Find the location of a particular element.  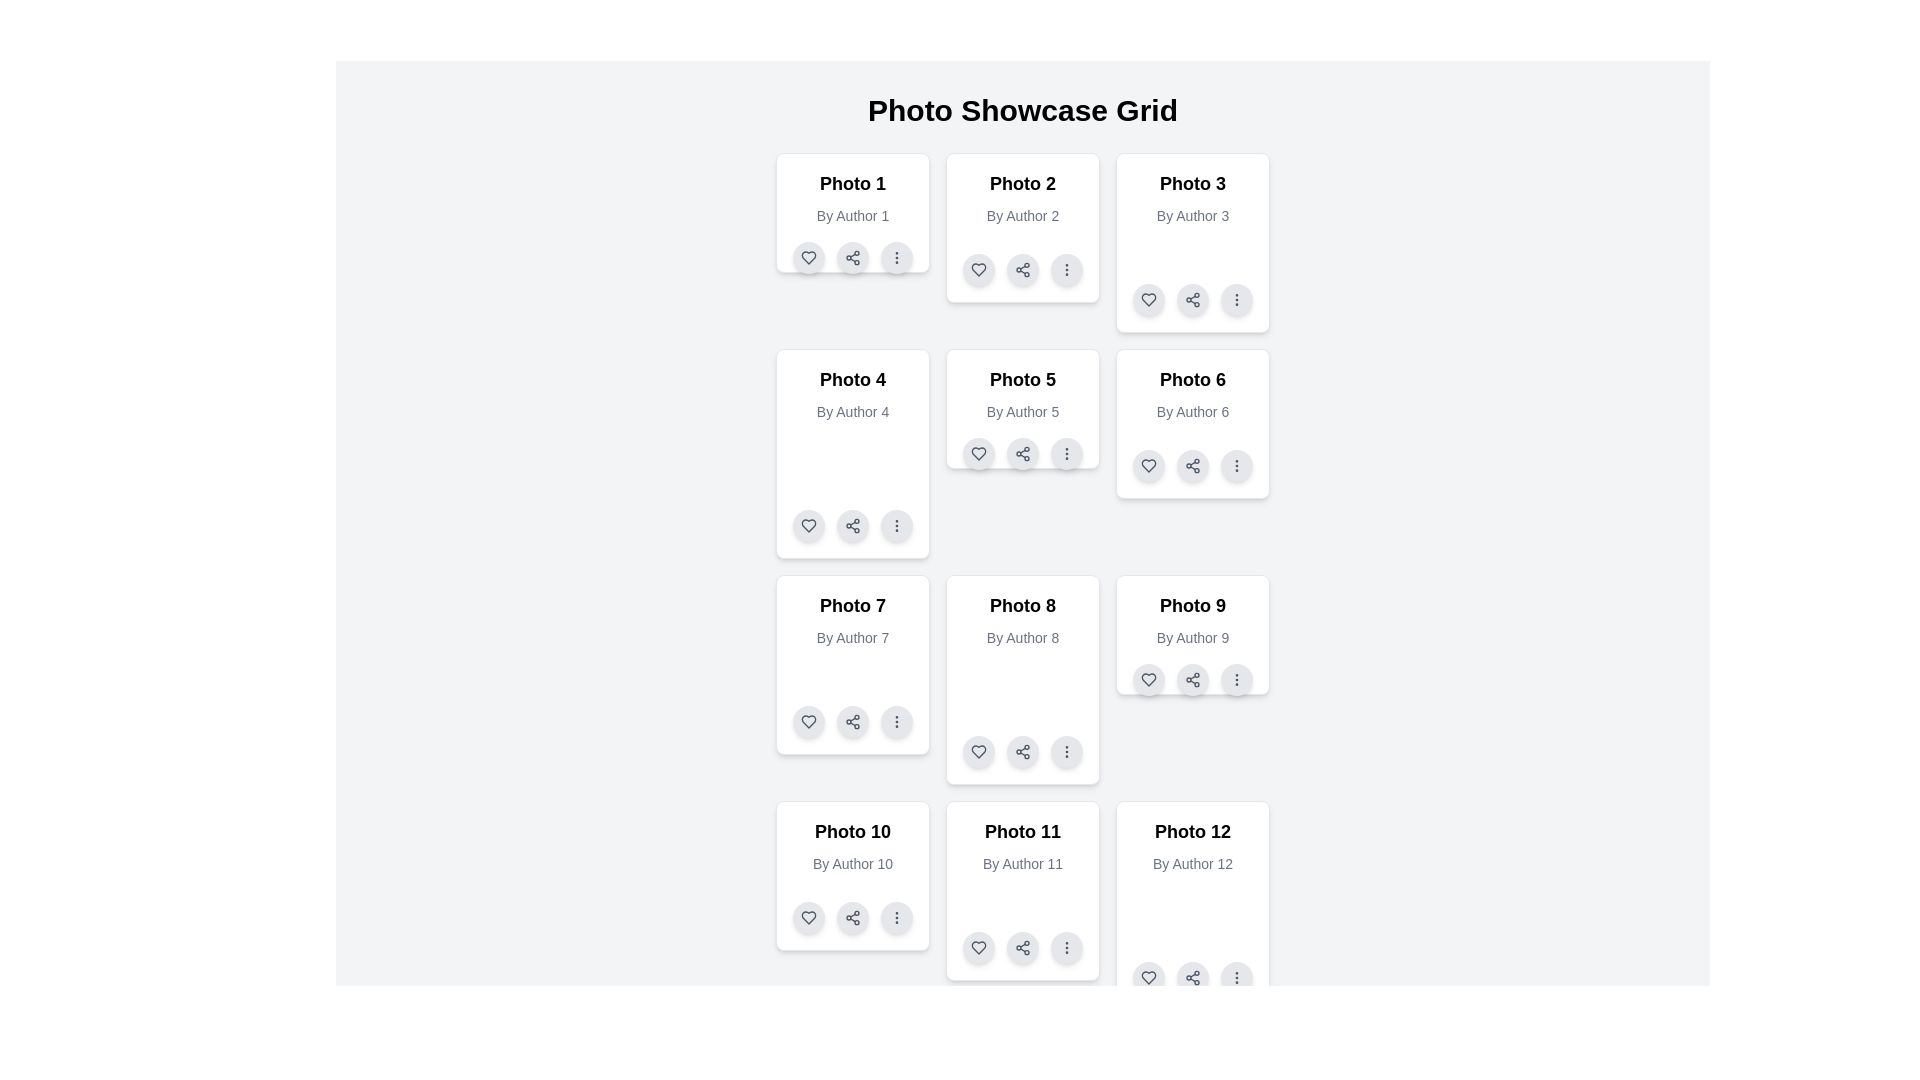

the heart button on the first card in the photo showcase grid is located at coordinates (809, 257).